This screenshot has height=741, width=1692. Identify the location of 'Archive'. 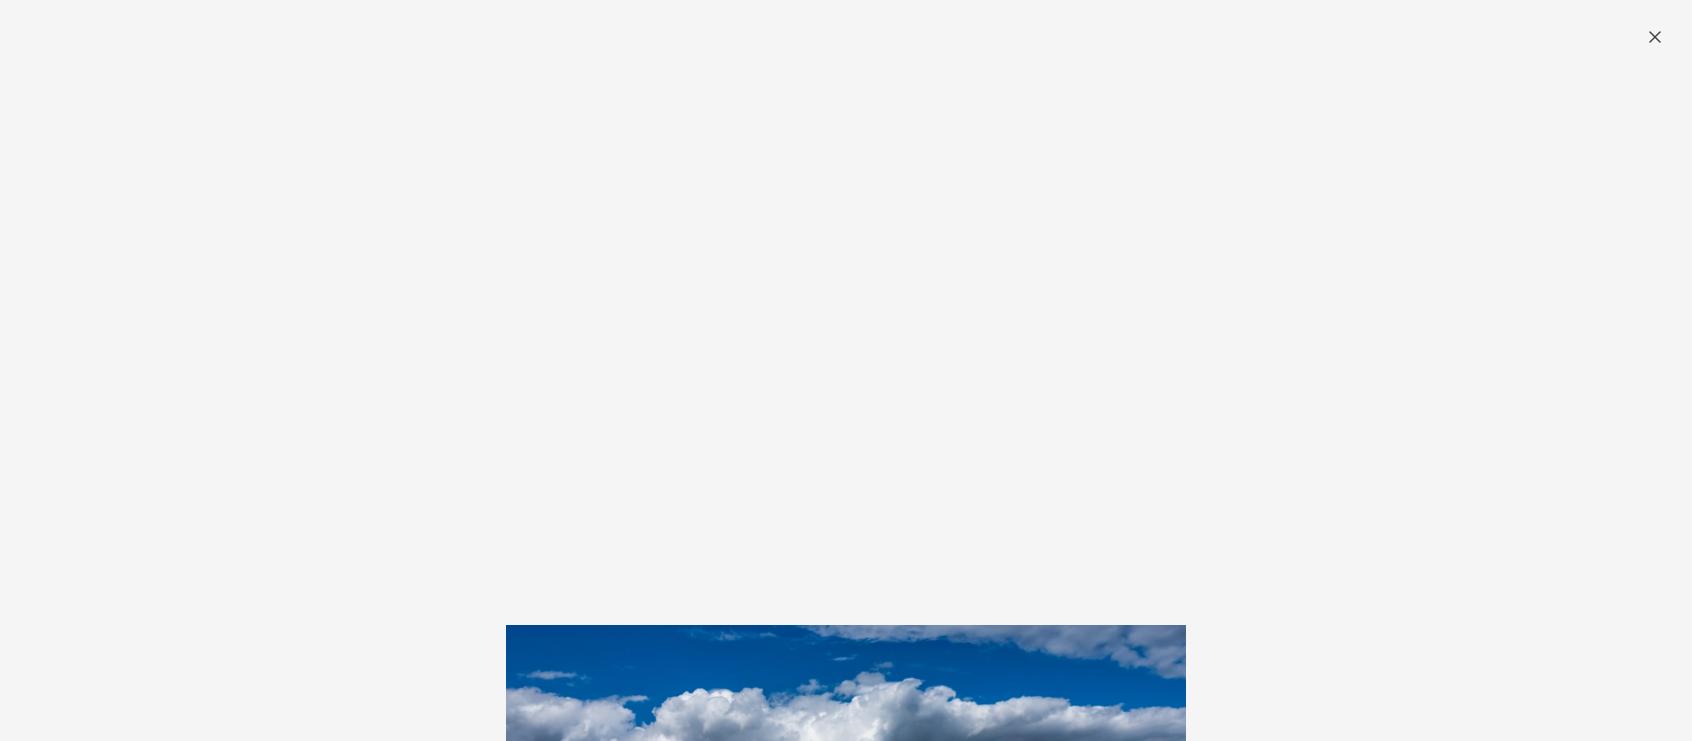
(874, 96).